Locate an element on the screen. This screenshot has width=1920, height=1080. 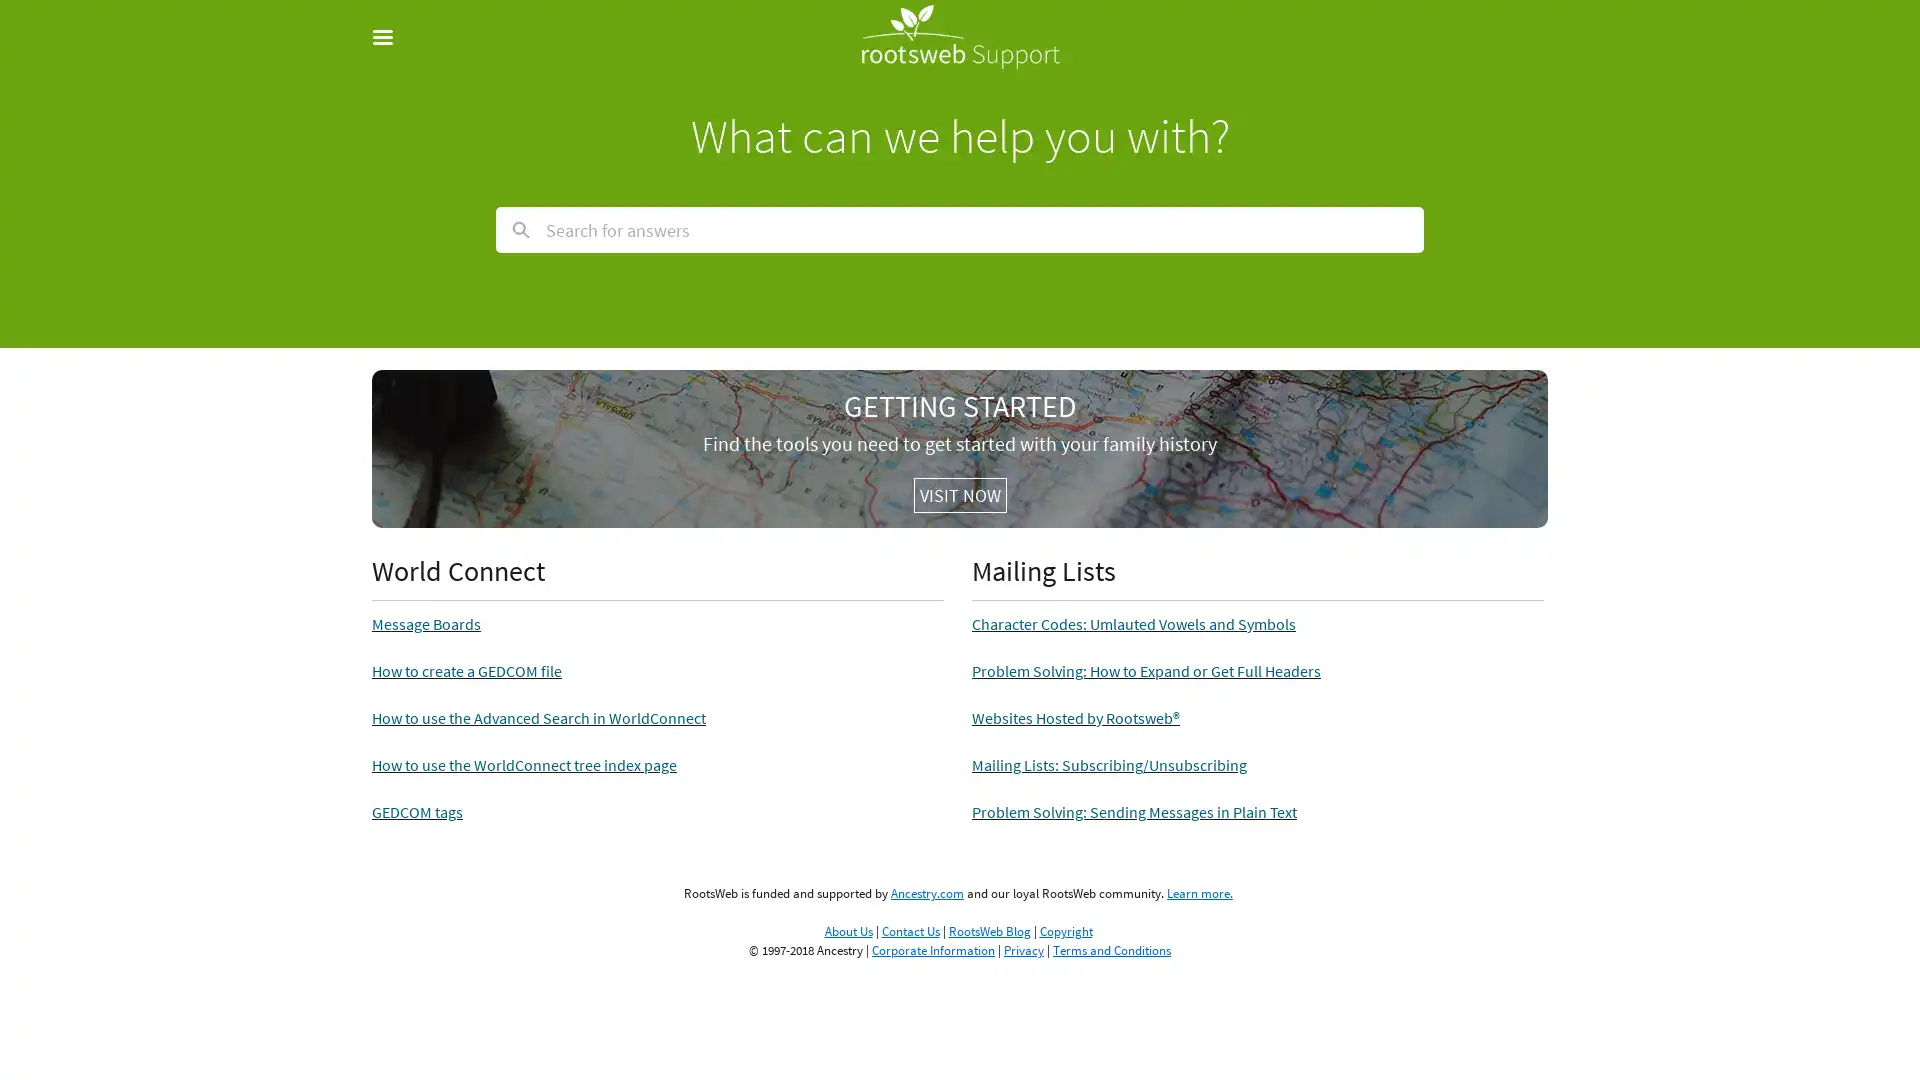
Navigation menu is located at coordinates (393, 38).